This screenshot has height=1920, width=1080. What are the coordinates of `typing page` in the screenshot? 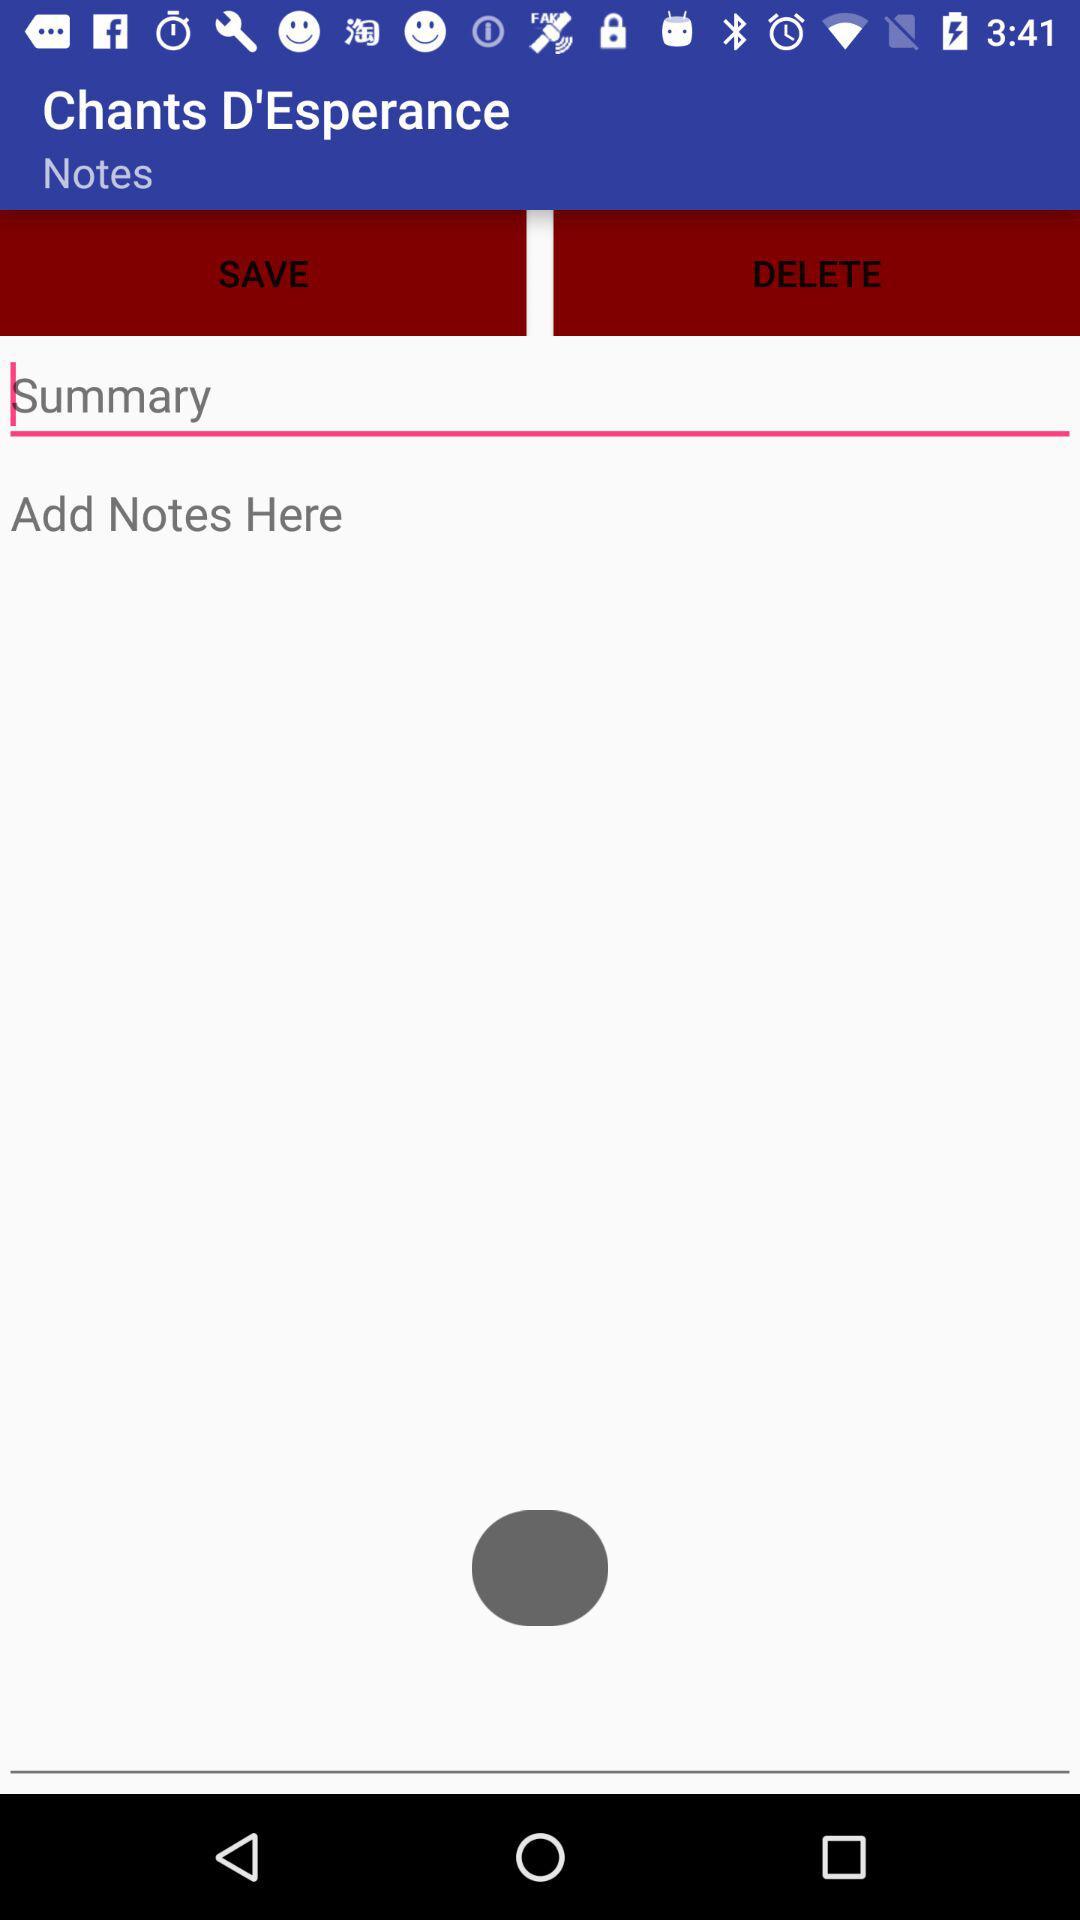 It's located at (540, 1124).